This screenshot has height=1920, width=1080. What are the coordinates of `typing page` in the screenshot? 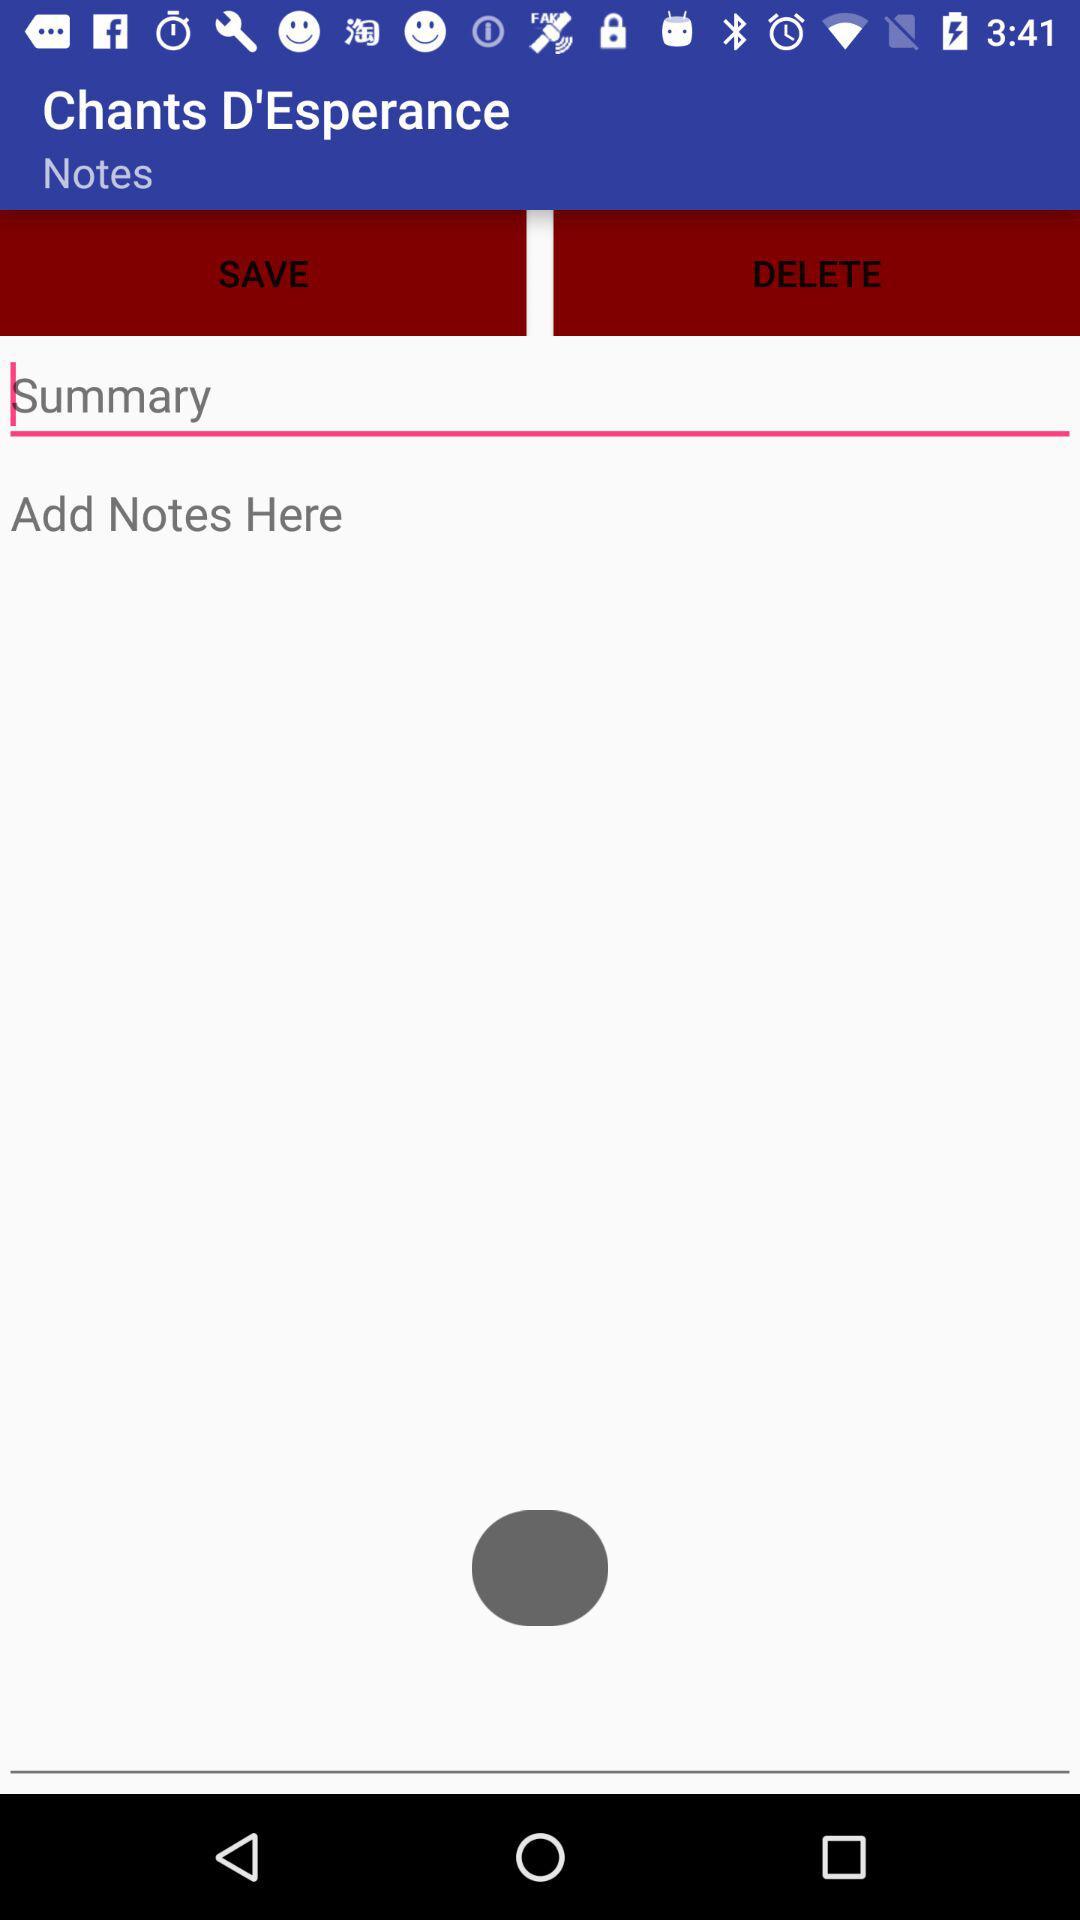 It's located at (540, 1124).